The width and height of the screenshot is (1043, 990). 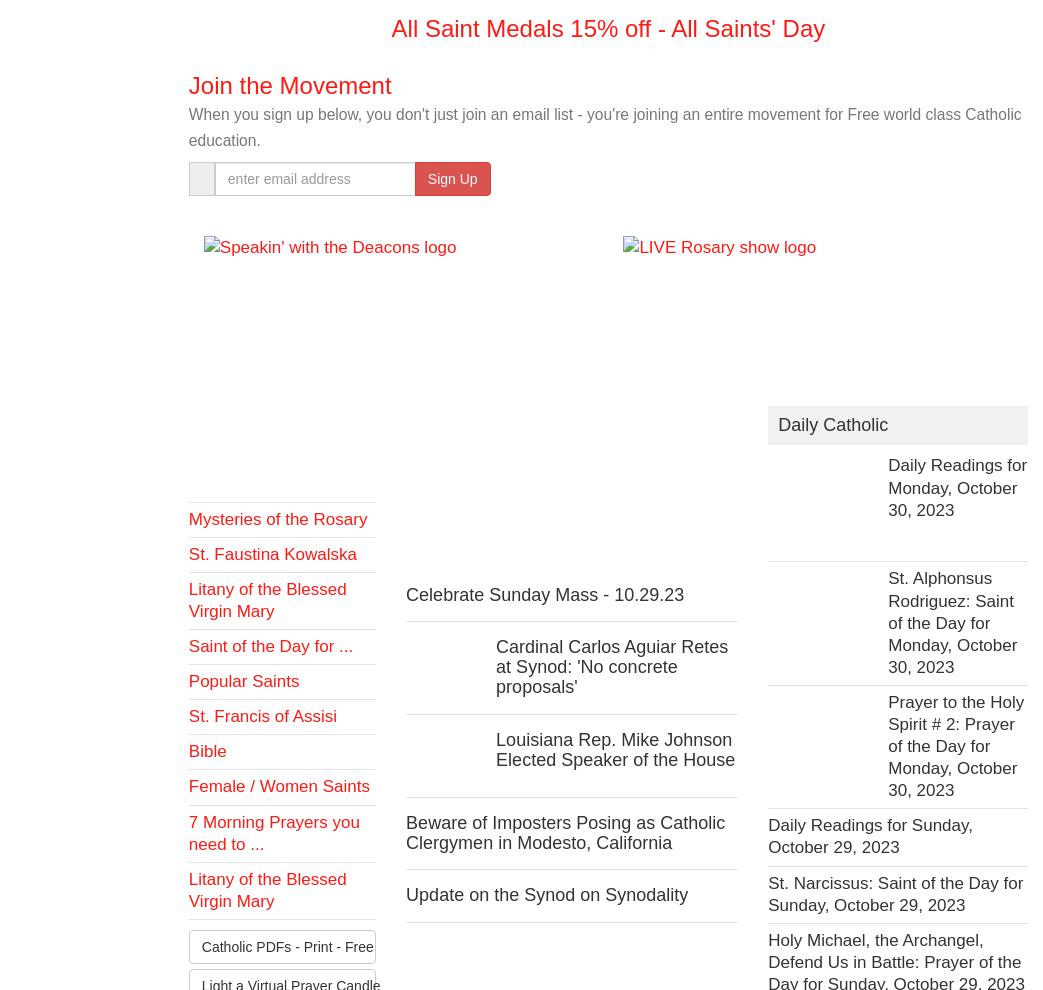 What do you see at coordinates (278, 786) in the screenshot?
I see `'Female / Women Saints'` at bounding box center [278, 786].